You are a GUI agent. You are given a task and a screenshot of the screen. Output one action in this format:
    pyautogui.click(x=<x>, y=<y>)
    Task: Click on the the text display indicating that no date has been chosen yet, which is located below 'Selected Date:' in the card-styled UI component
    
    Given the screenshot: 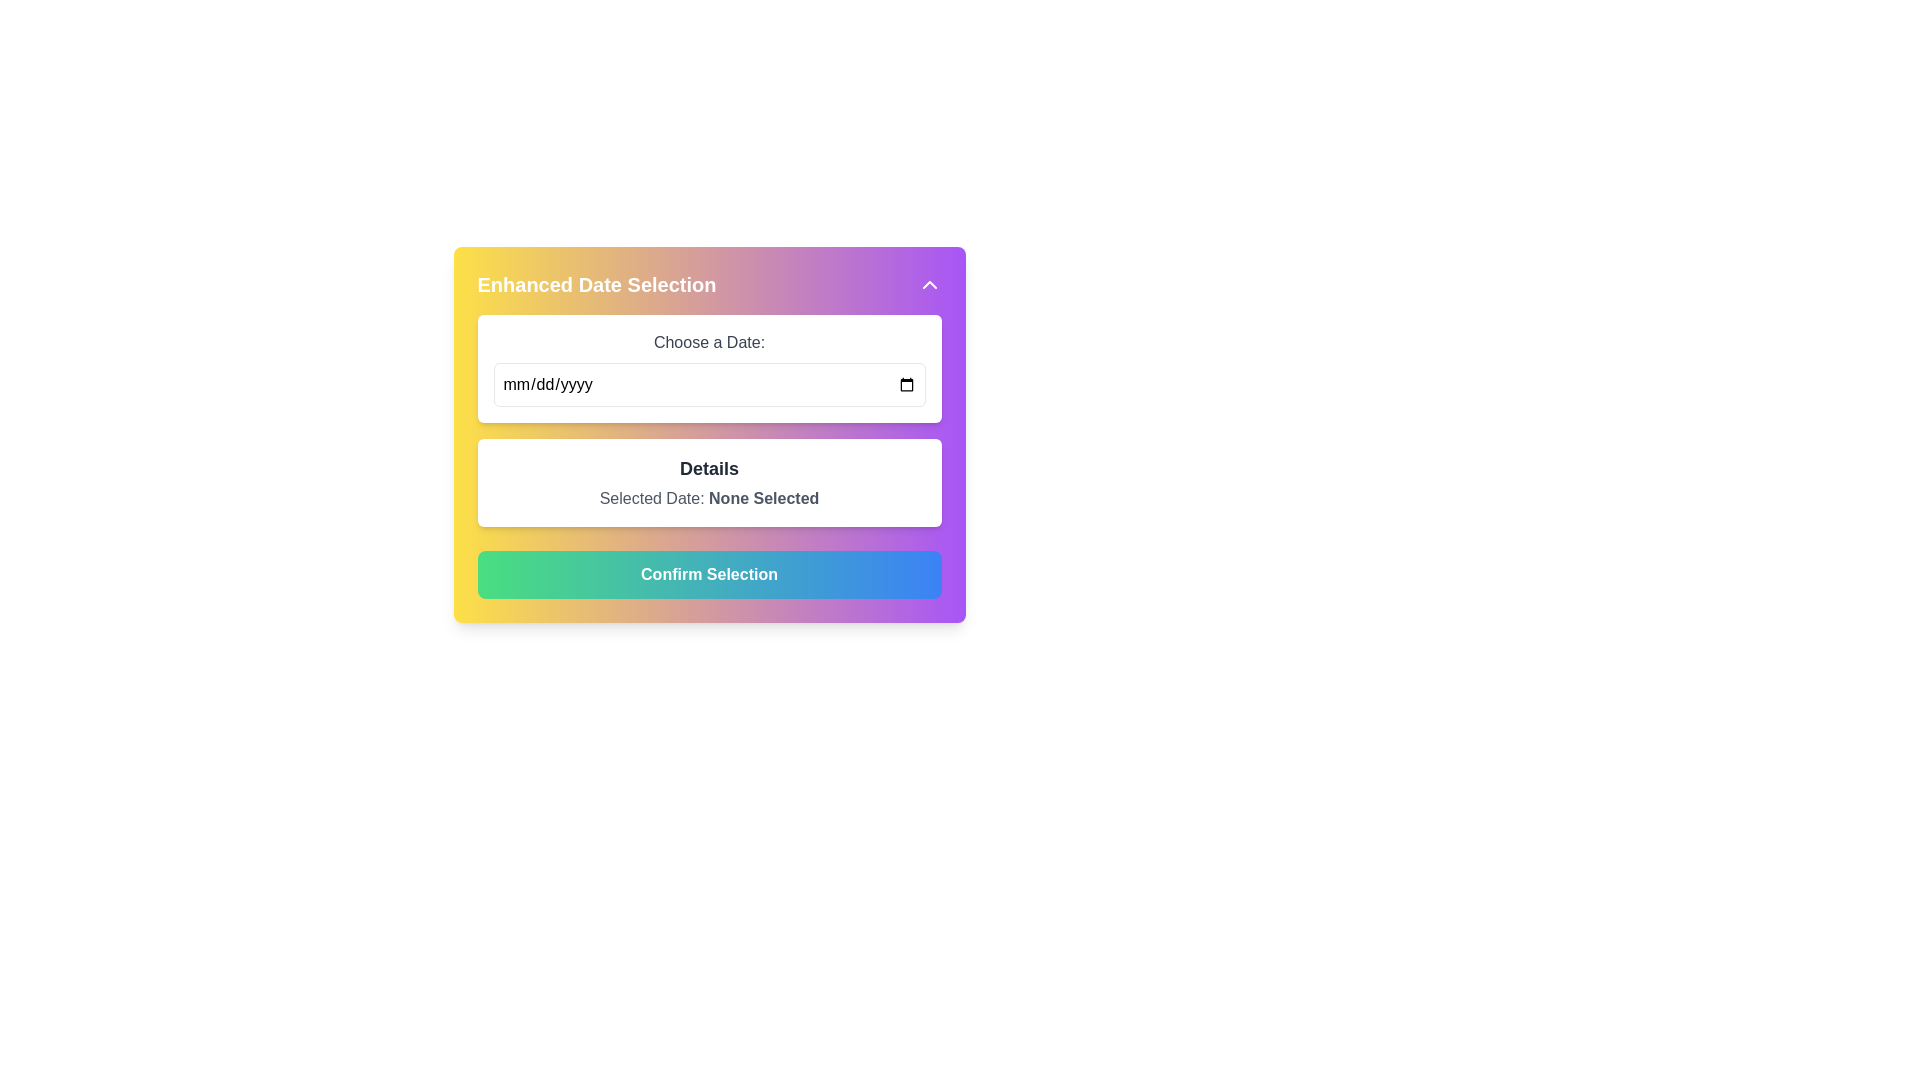 What is the action you would take?
    pyautogui.click(x=763, y=497)
    